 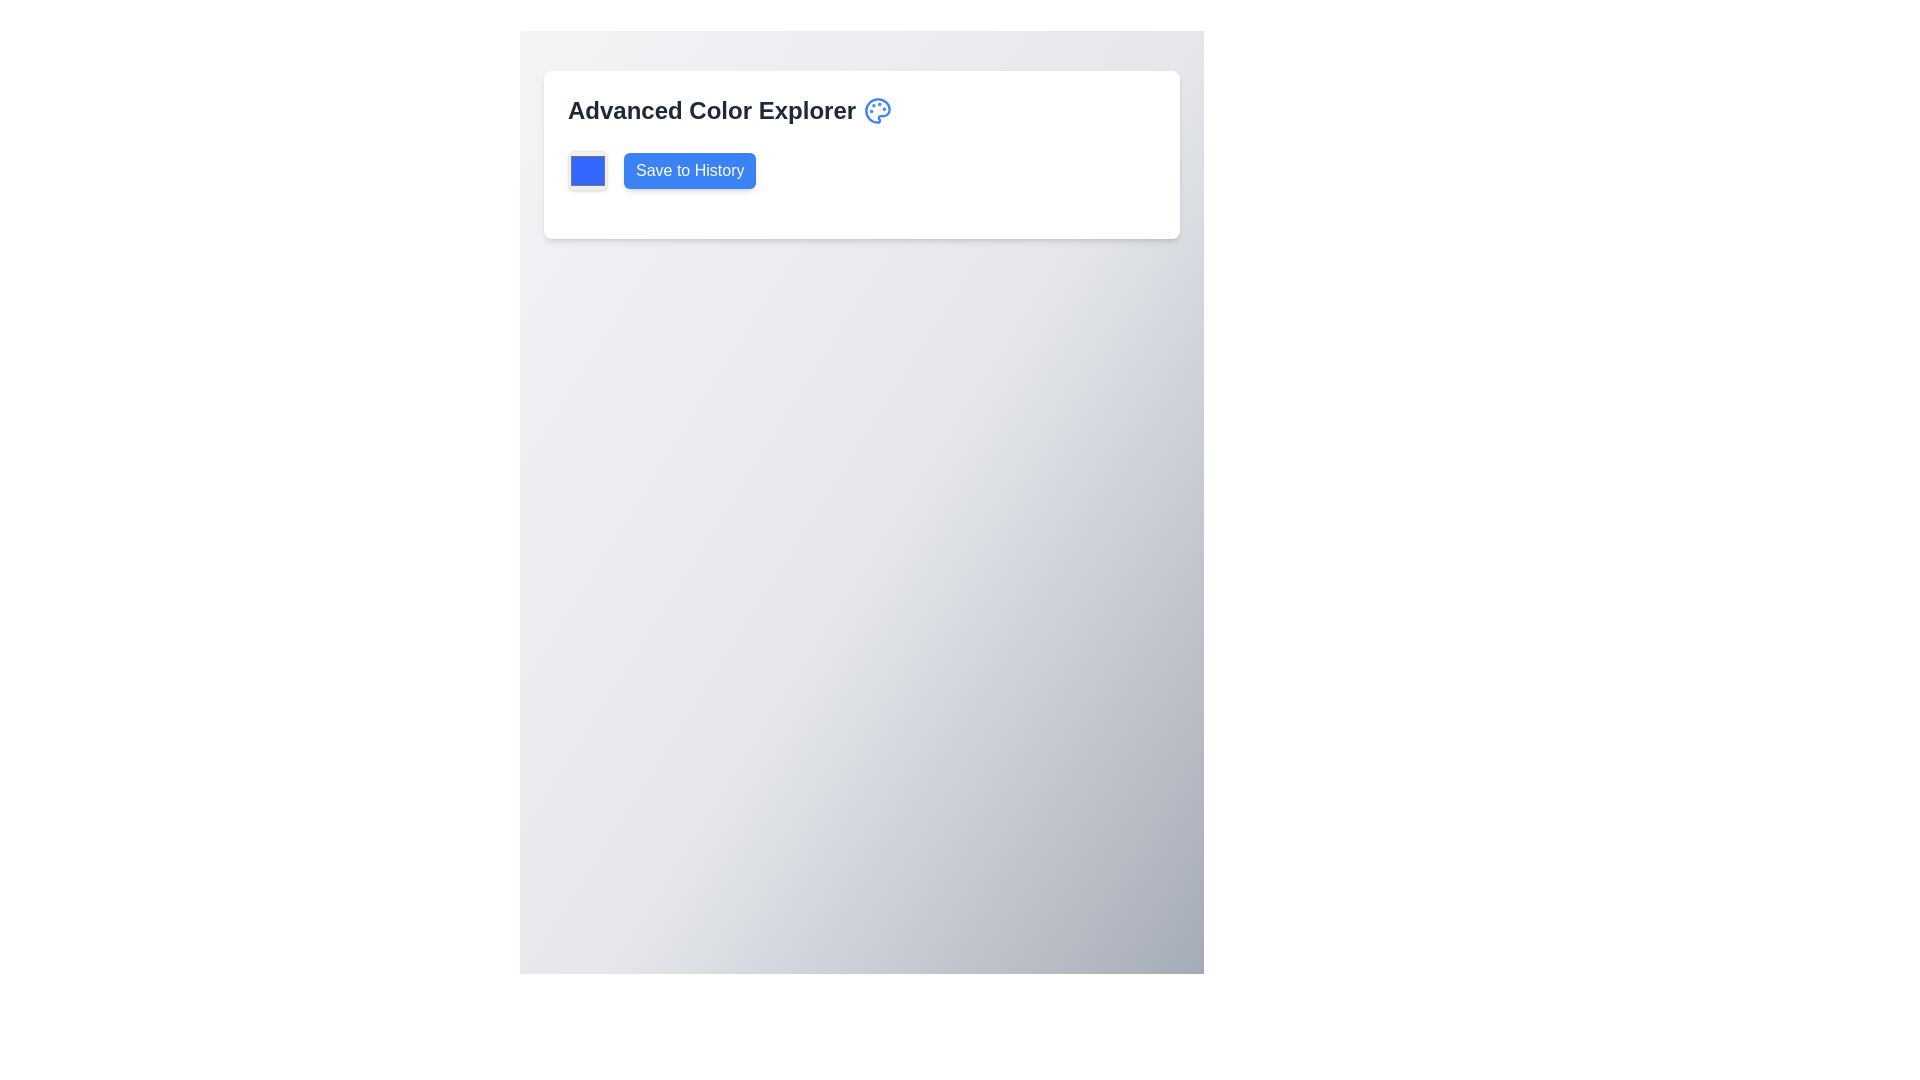 What do you see at coordinates (878, 111) in the screenshot?
I see `the visual design of the blue palette tool icon located to the right of the 'Advanced Color Explorer' text in the header section` at bounding box center [878, 111].